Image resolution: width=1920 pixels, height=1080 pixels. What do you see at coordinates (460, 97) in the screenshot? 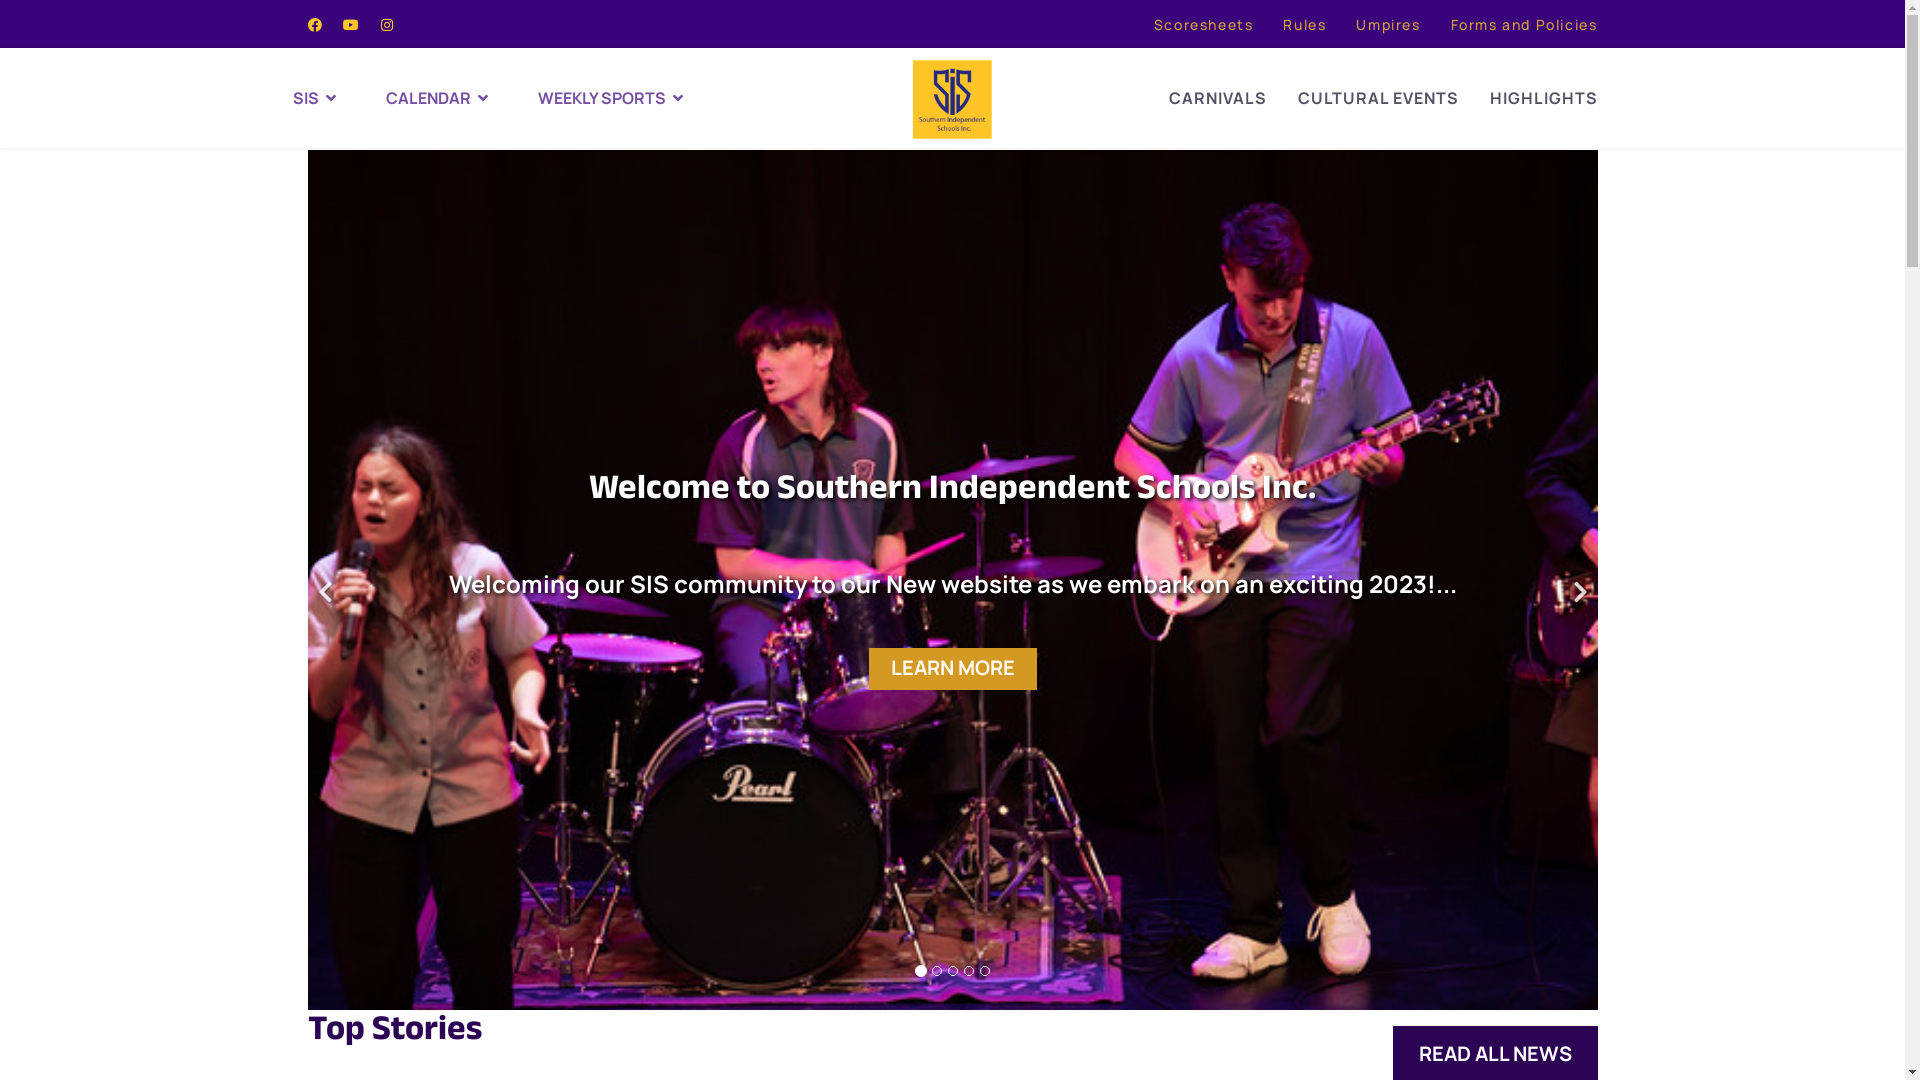
I see `'CALENDAR'` at bounding box center [460, 97].